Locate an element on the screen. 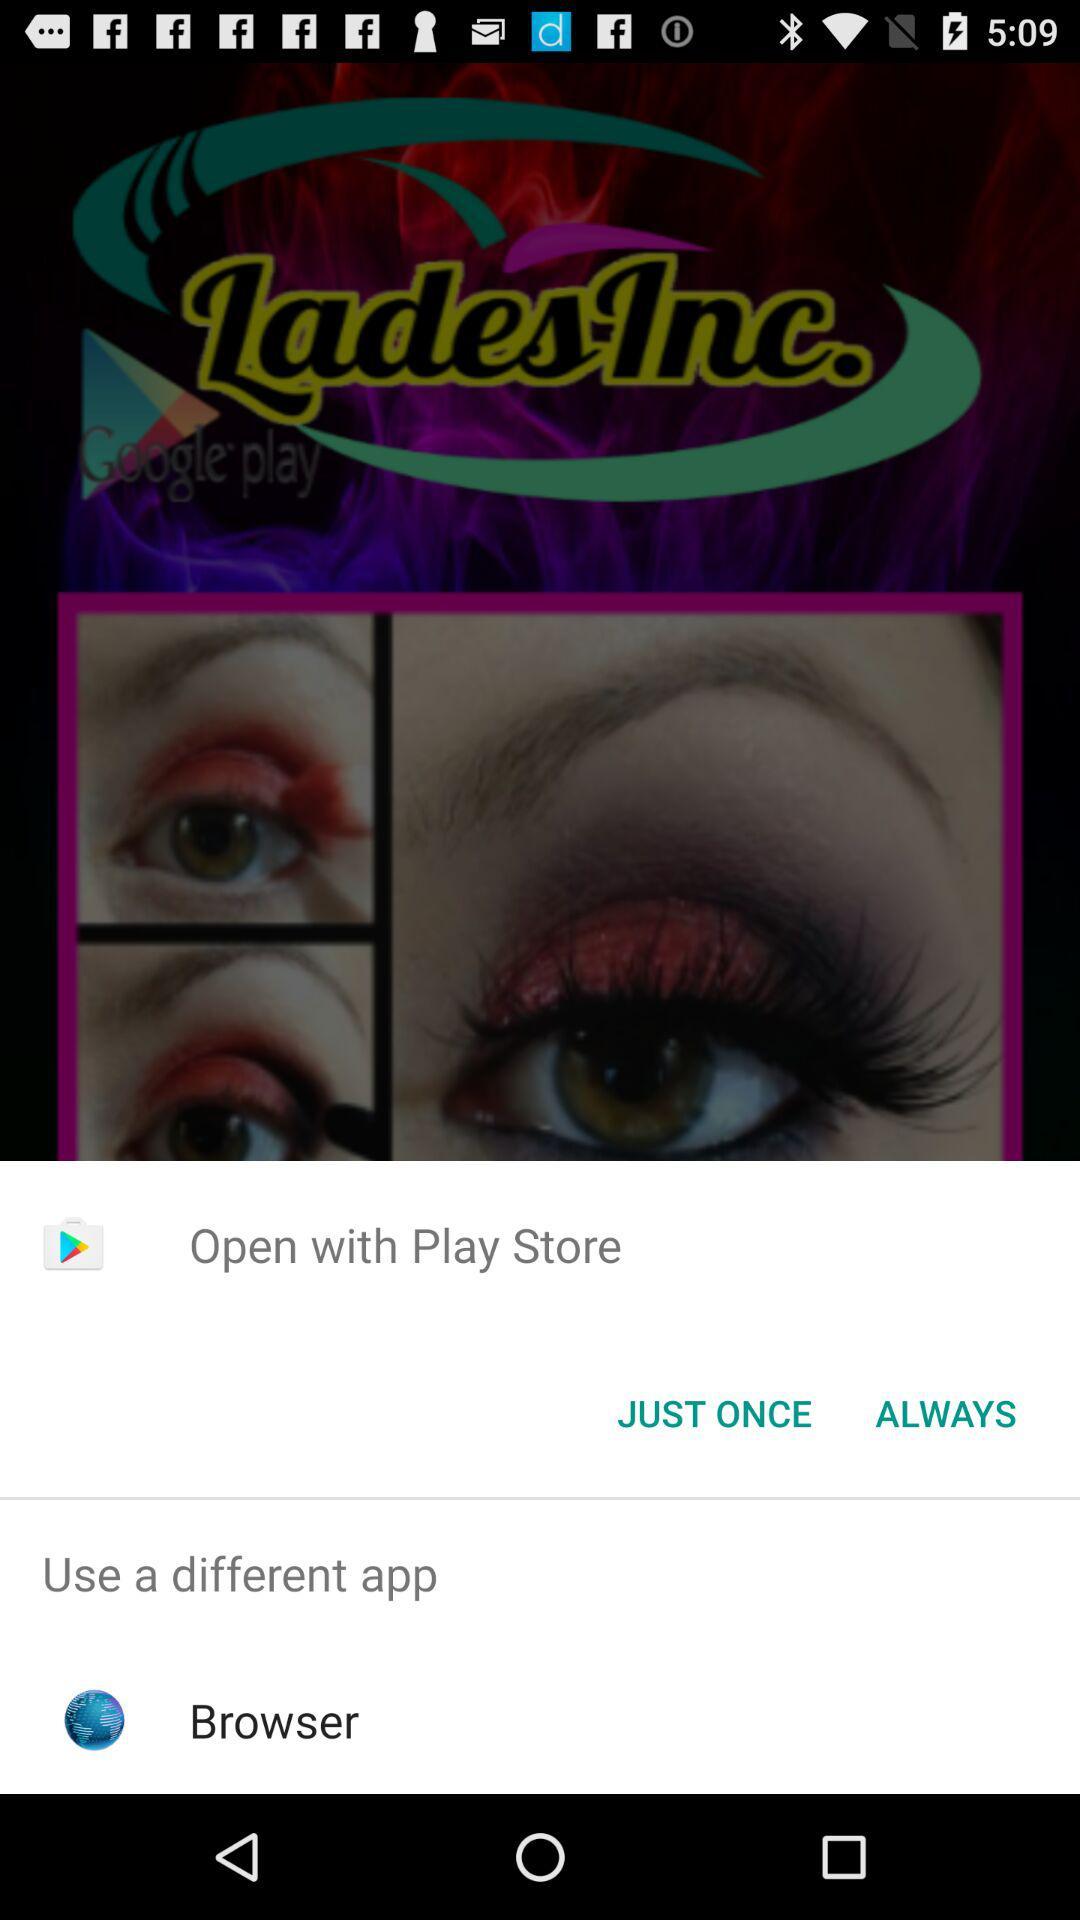 The height and width of the screenshot is (1920, 1080). the item below the use a different icon is located at coordinates (274, 1719).